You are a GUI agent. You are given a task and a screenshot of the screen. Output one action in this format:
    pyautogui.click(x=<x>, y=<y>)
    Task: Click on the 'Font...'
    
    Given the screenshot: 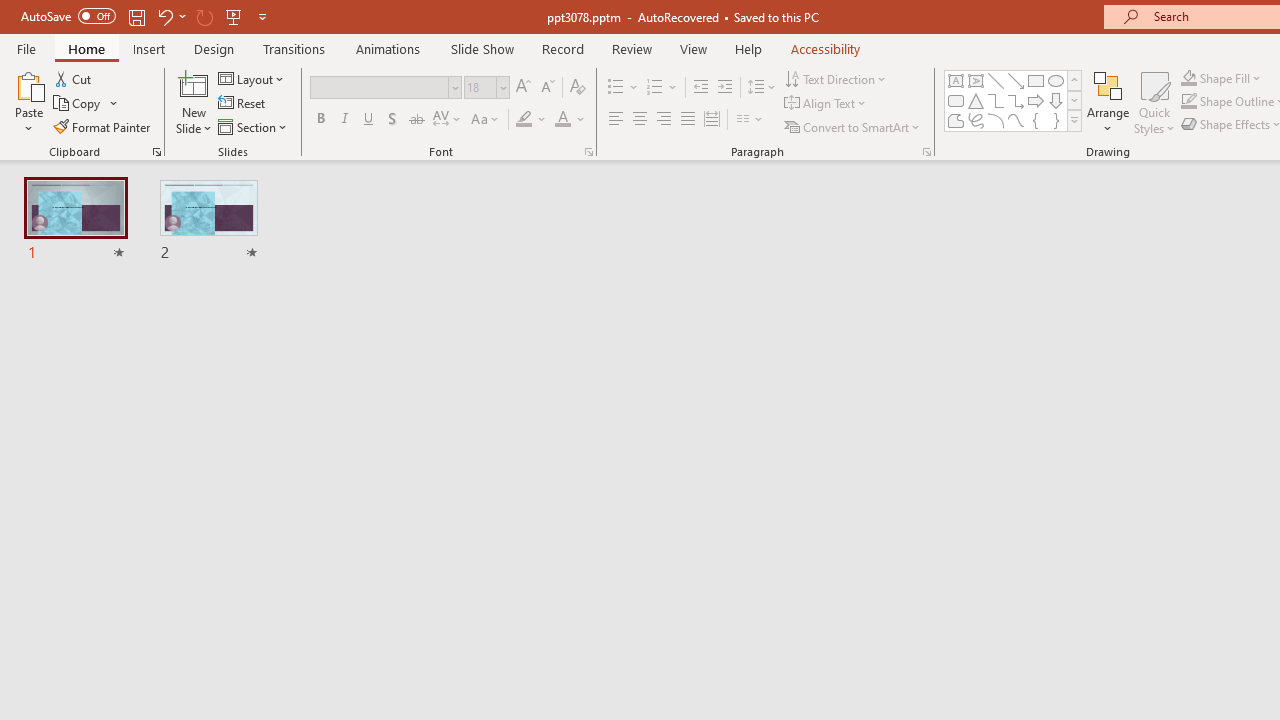 What is the action you would take?
    pyautogui.click(x=587, y=150)
    